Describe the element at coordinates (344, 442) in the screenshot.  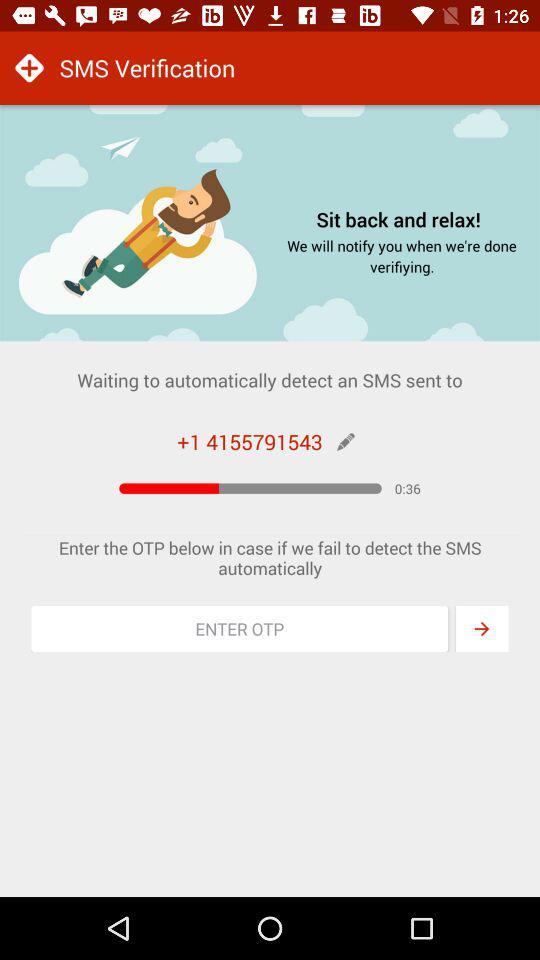
I see `edit number` at that location.